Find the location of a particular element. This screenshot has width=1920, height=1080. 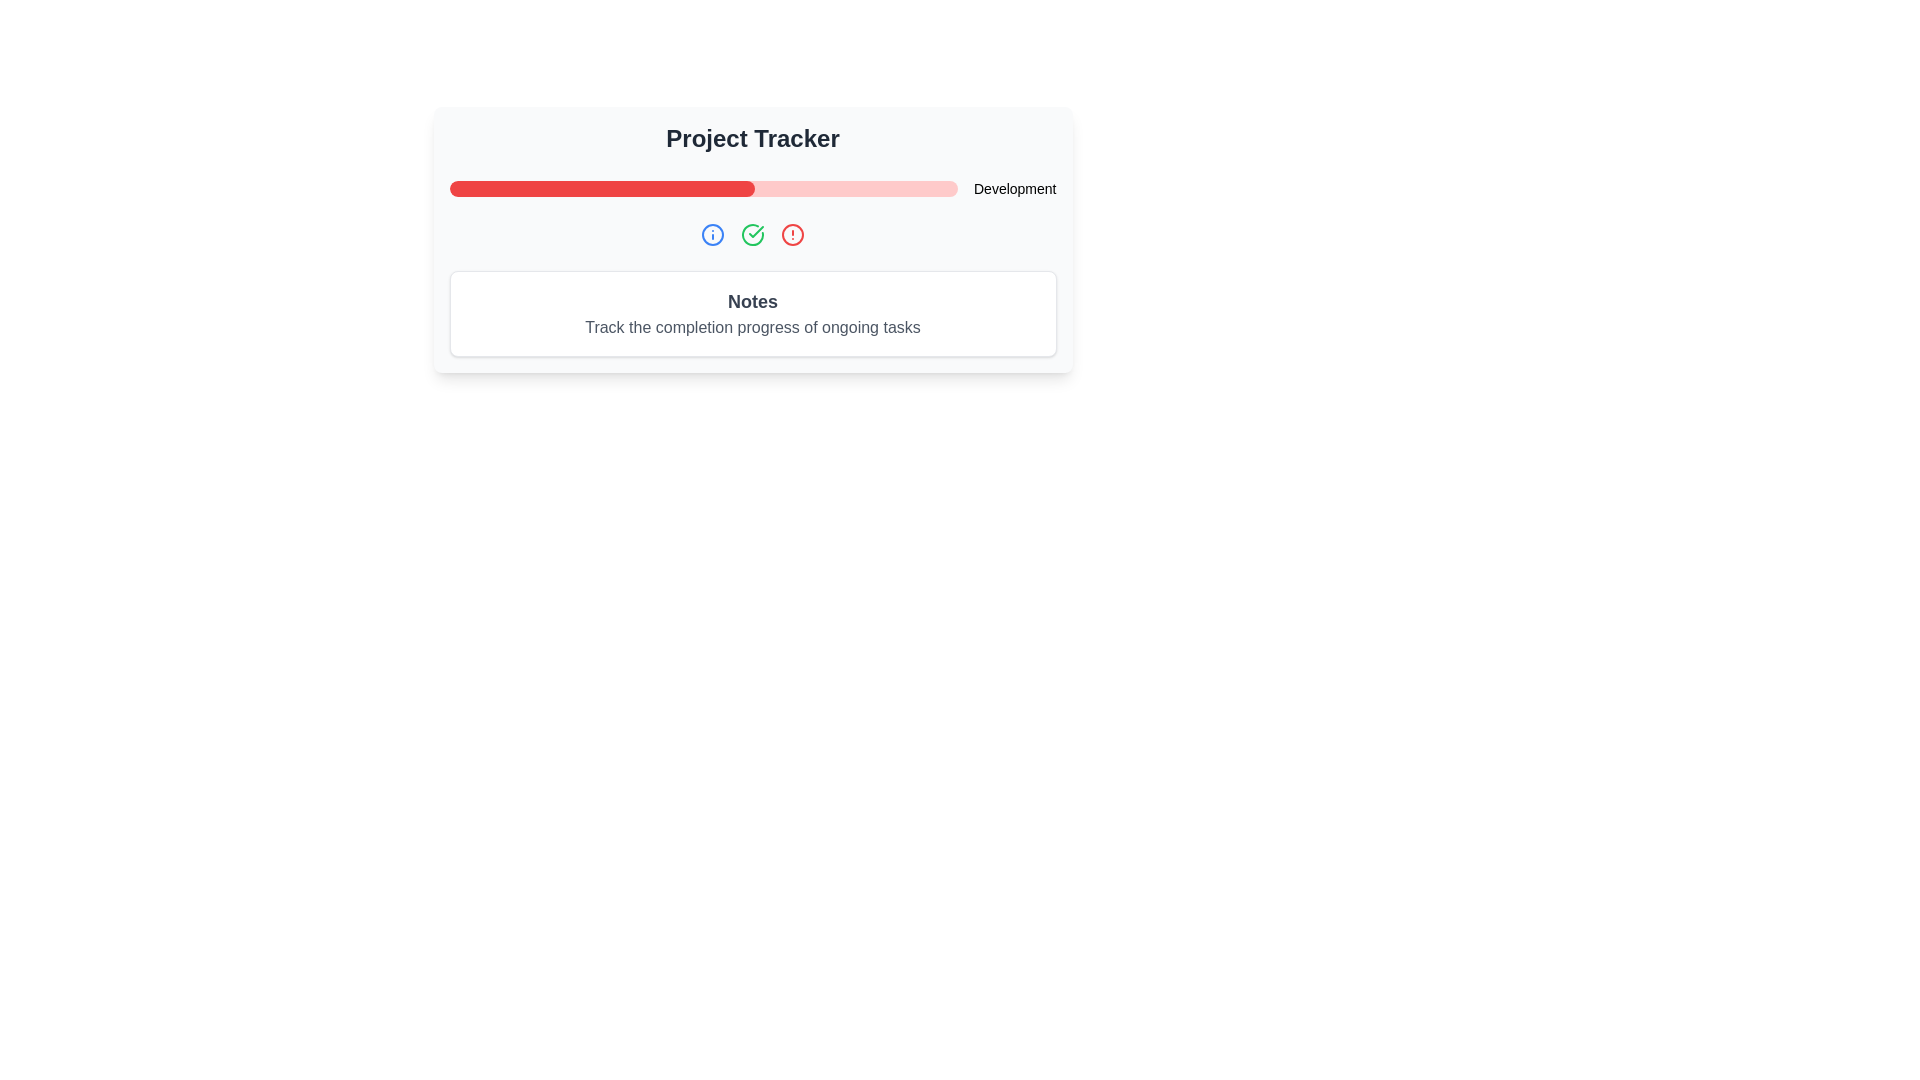

the displayed progress level of the Progress bar located below the 'Project Tracker' title is located at coordinates (703, 189).